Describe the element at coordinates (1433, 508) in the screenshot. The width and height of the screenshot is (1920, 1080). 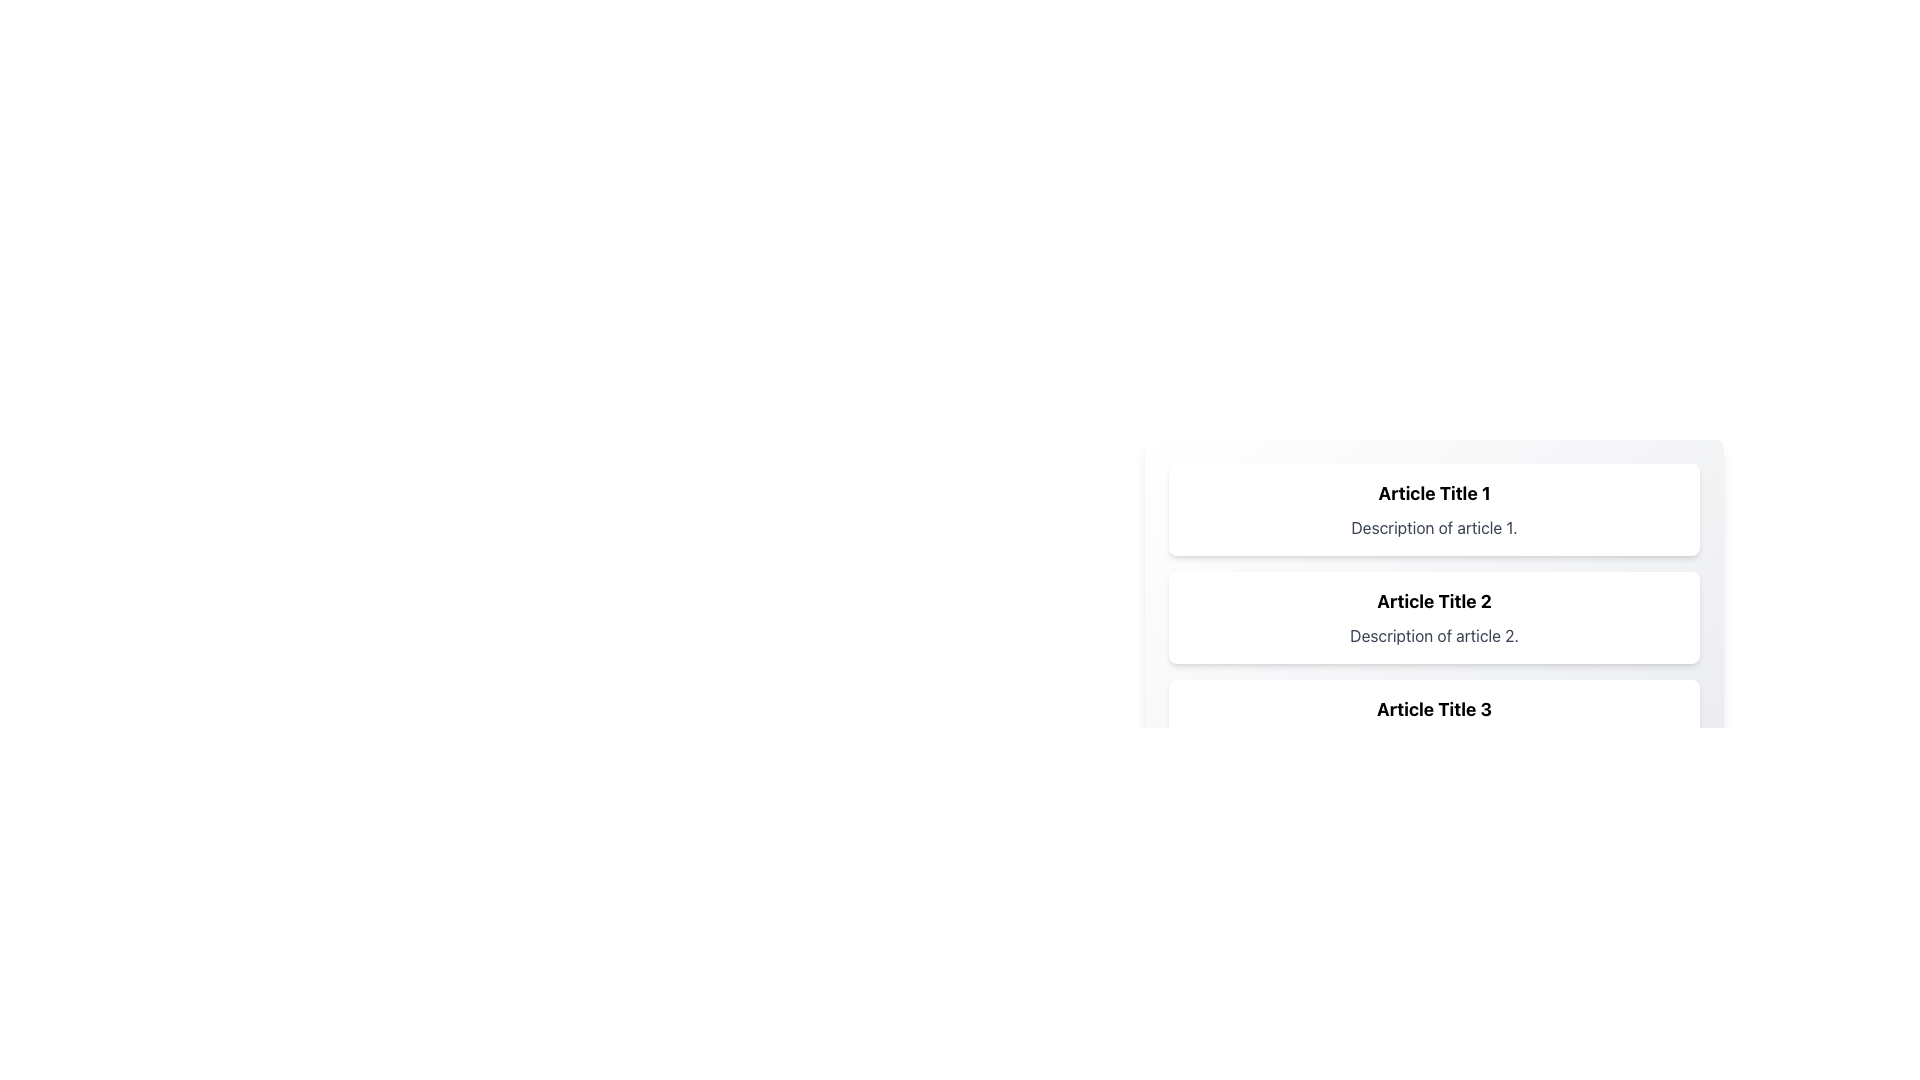
I see `the informational card that provides a title and summary text for an article, located at the top of the list in a vertically-stacked grid layout` at that location.